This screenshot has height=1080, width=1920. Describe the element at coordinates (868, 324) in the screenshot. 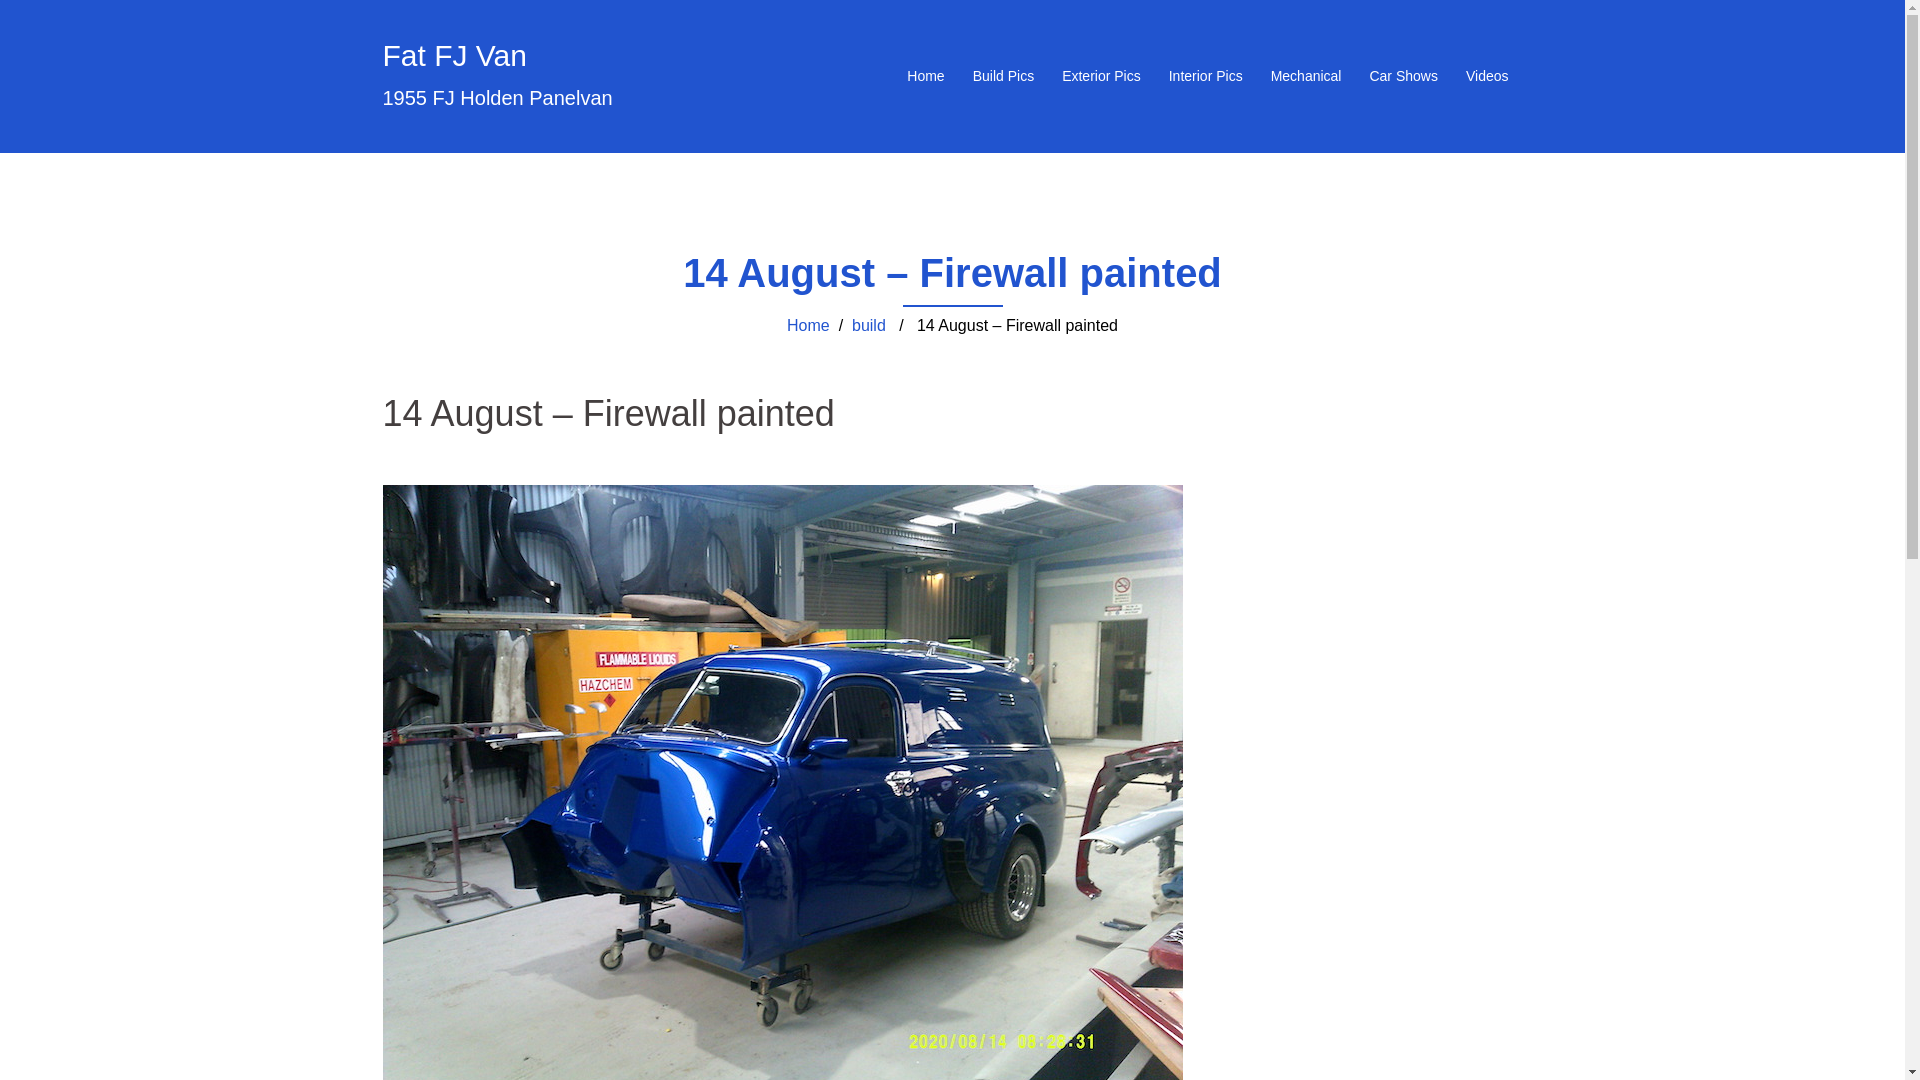

I see `'build'` at that location.